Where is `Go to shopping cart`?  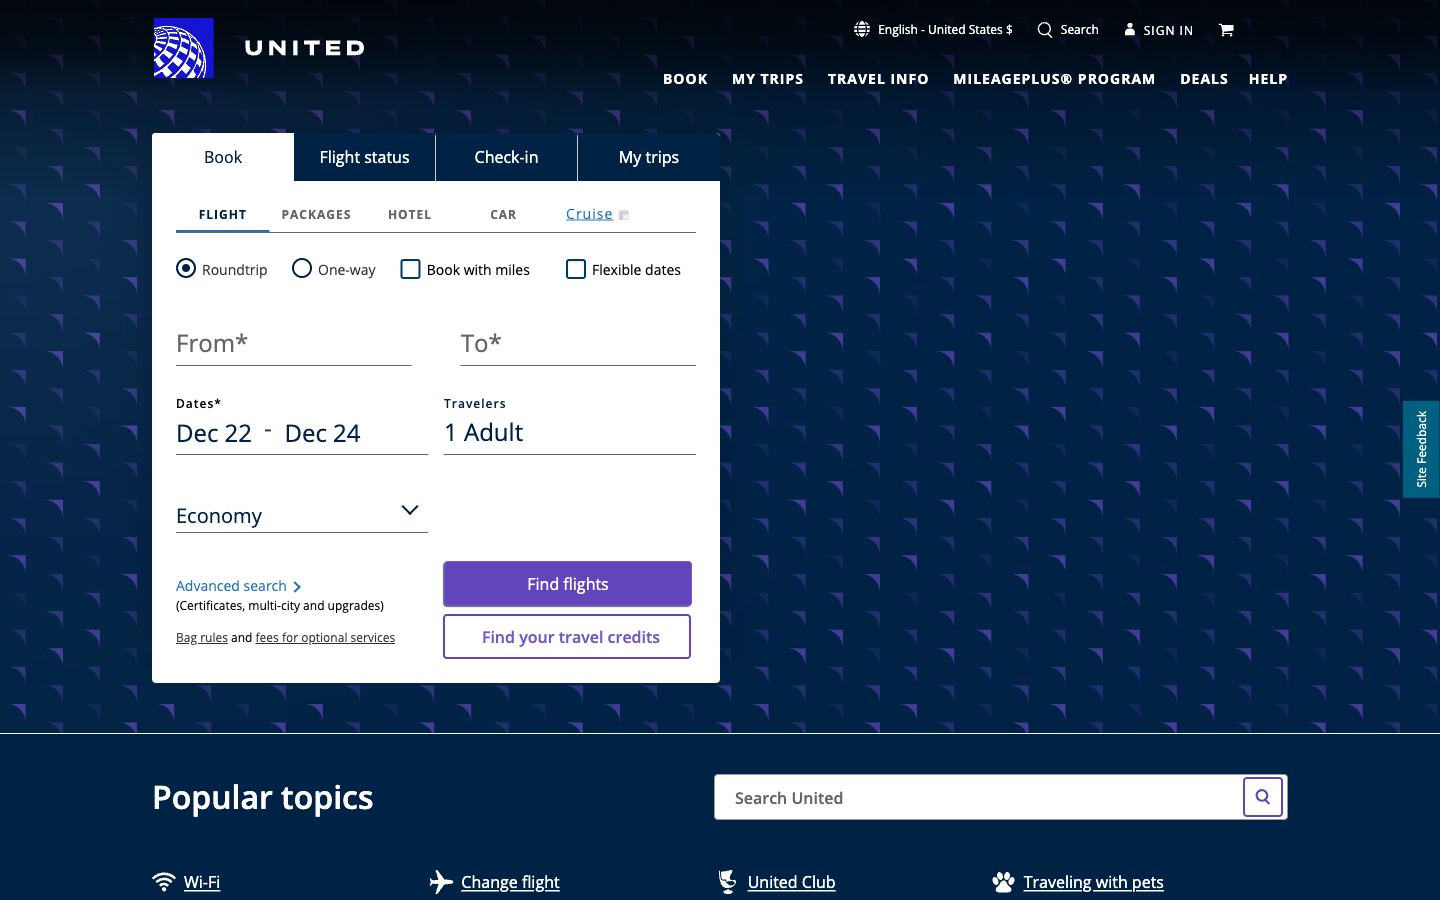
Go to shopping cart is located at coordinates (1227, 27).